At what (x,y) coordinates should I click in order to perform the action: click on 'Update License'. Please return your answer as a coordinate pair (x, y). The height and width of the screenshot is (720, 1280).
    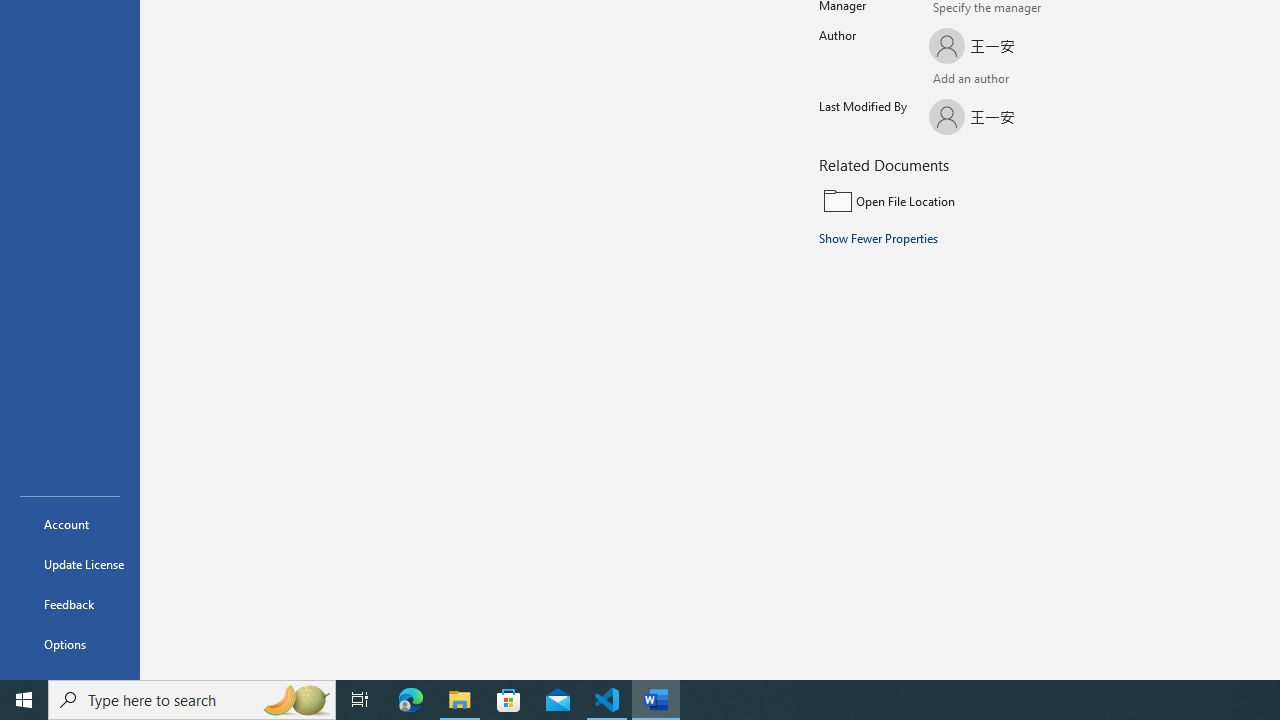
    Looking at the image, I should click on (69, 564).